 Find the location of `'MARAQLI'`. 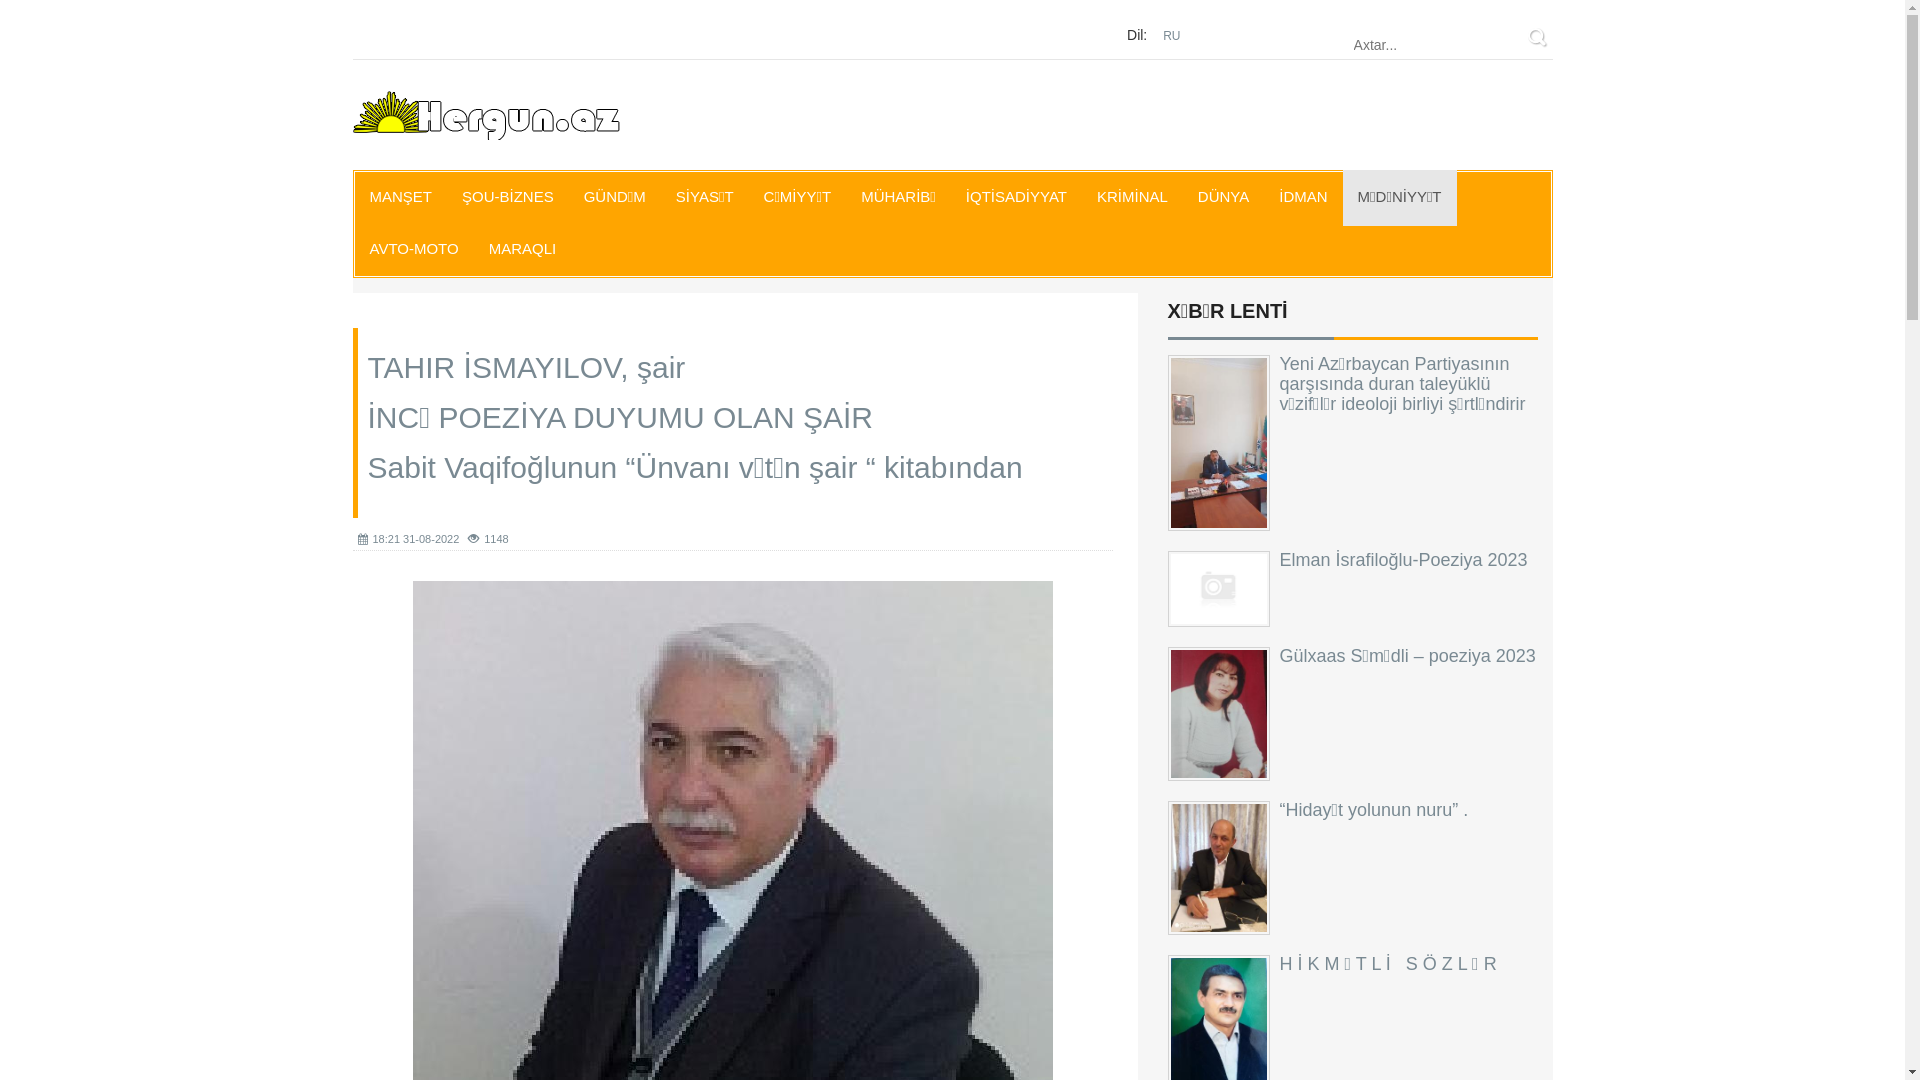

'MARAQLI' is located at coordinates (523, 249).